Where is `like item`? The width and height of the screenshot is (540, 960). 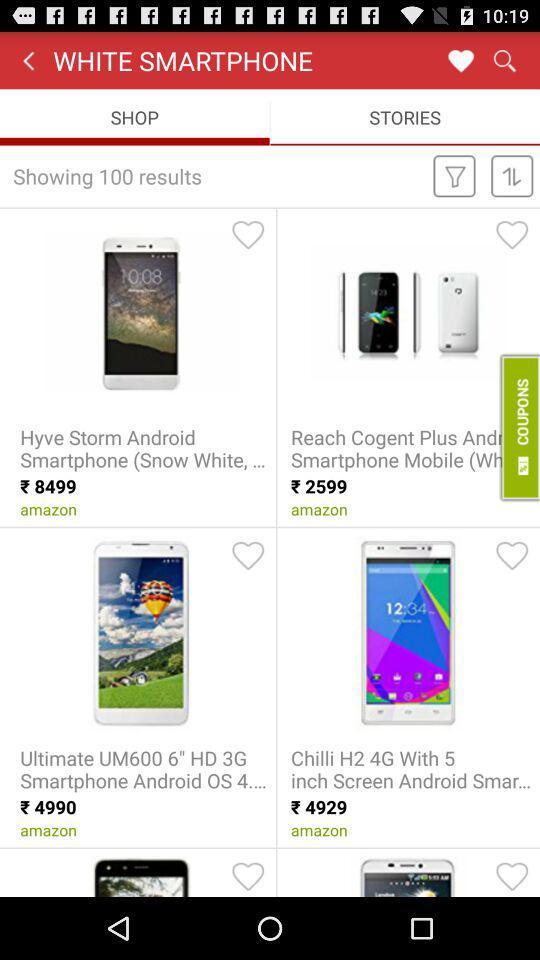
like item is located at coordinates (512, 555).